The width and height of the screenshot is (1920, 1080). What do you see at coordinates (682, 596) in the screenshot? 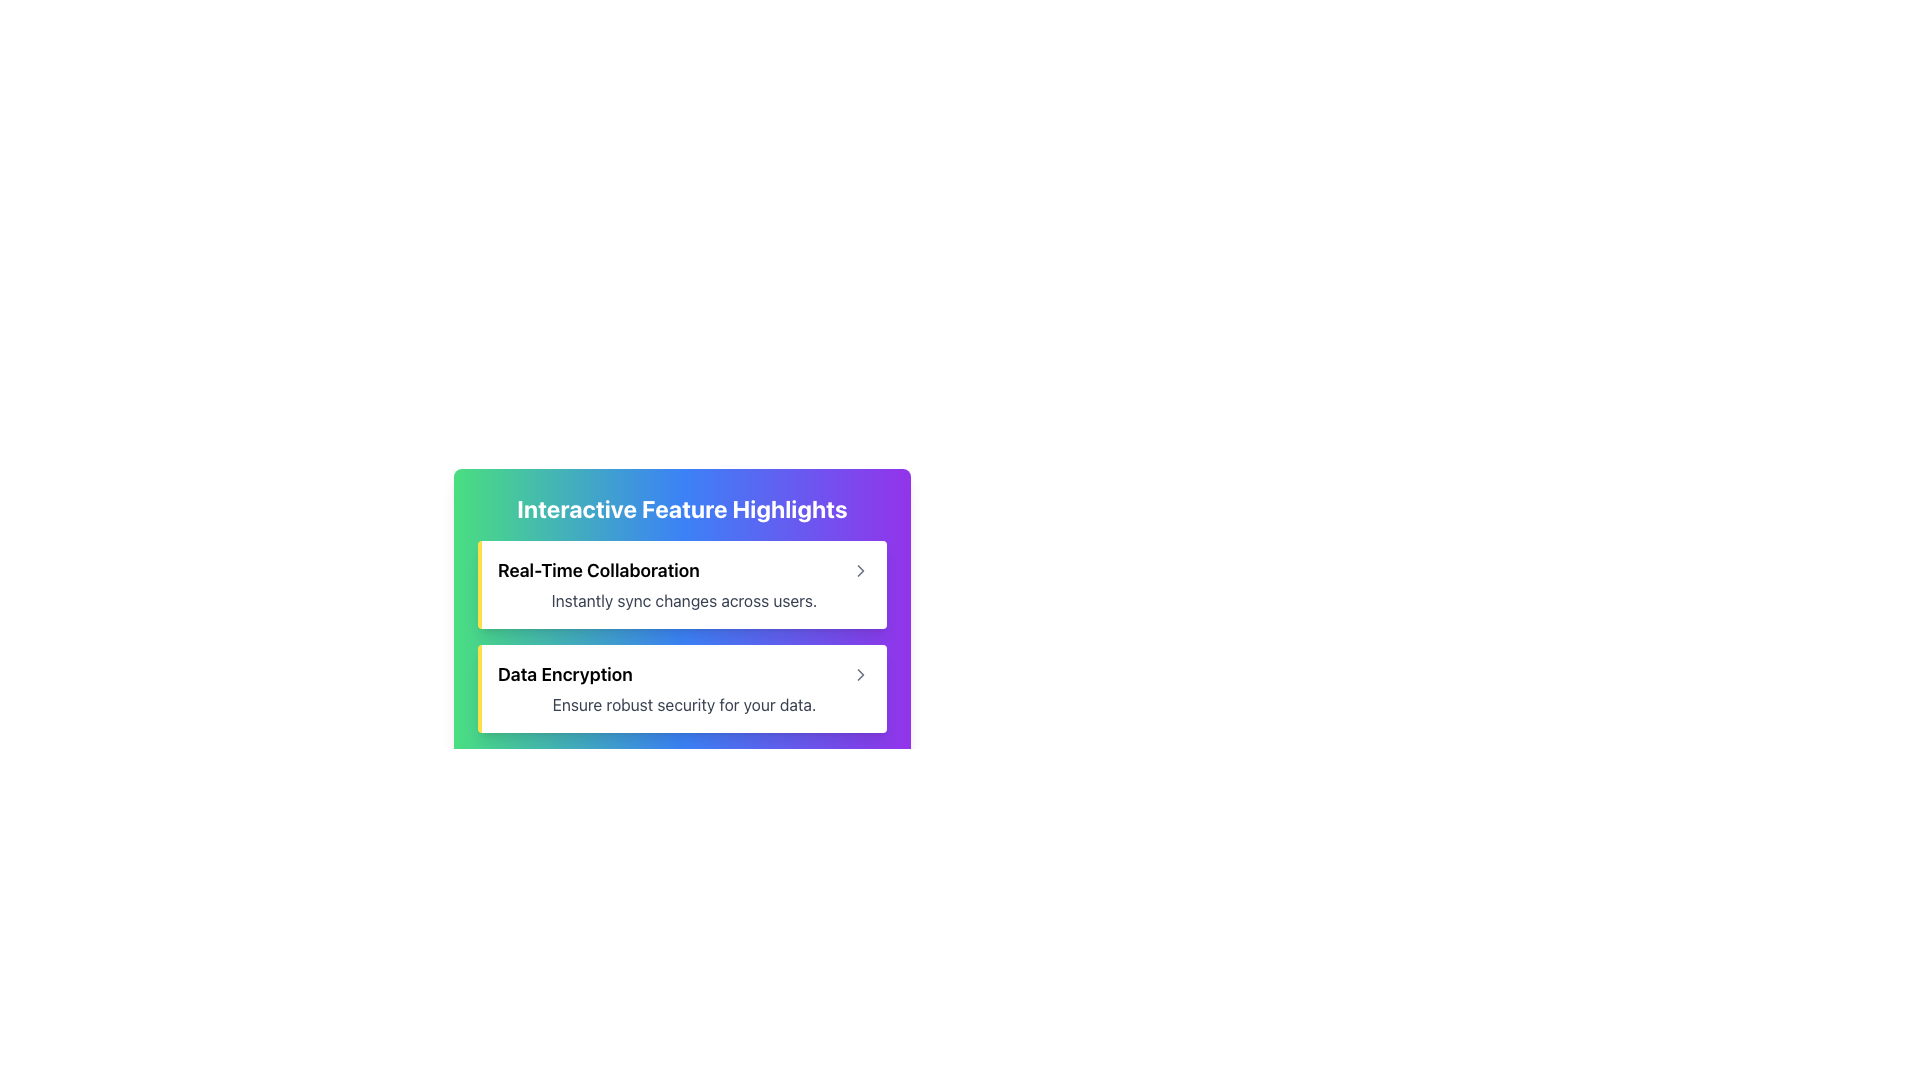
I see `the sections of the Information Panel Component` at bounding box center [682, 596].